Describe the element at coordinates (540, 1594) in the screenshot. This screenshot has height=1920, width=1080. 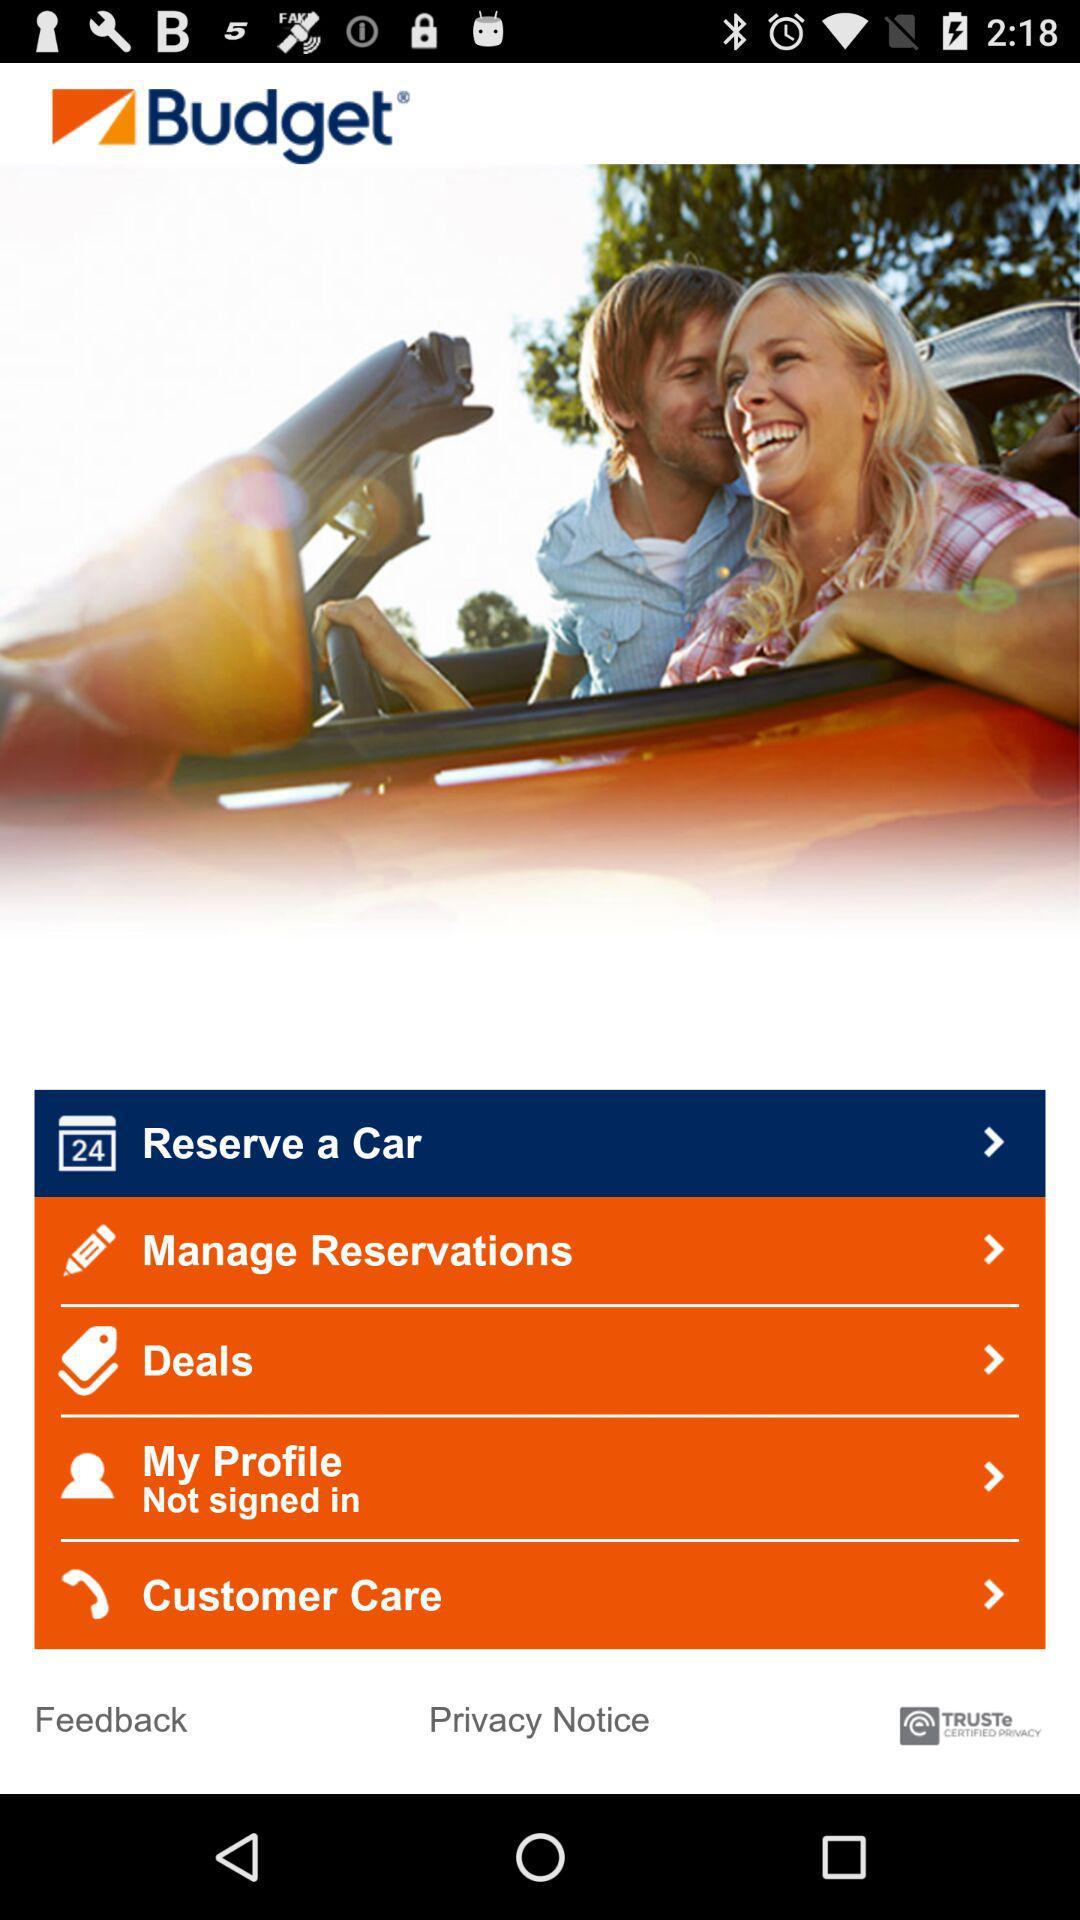
I see `icon above the feedback item` at that location.